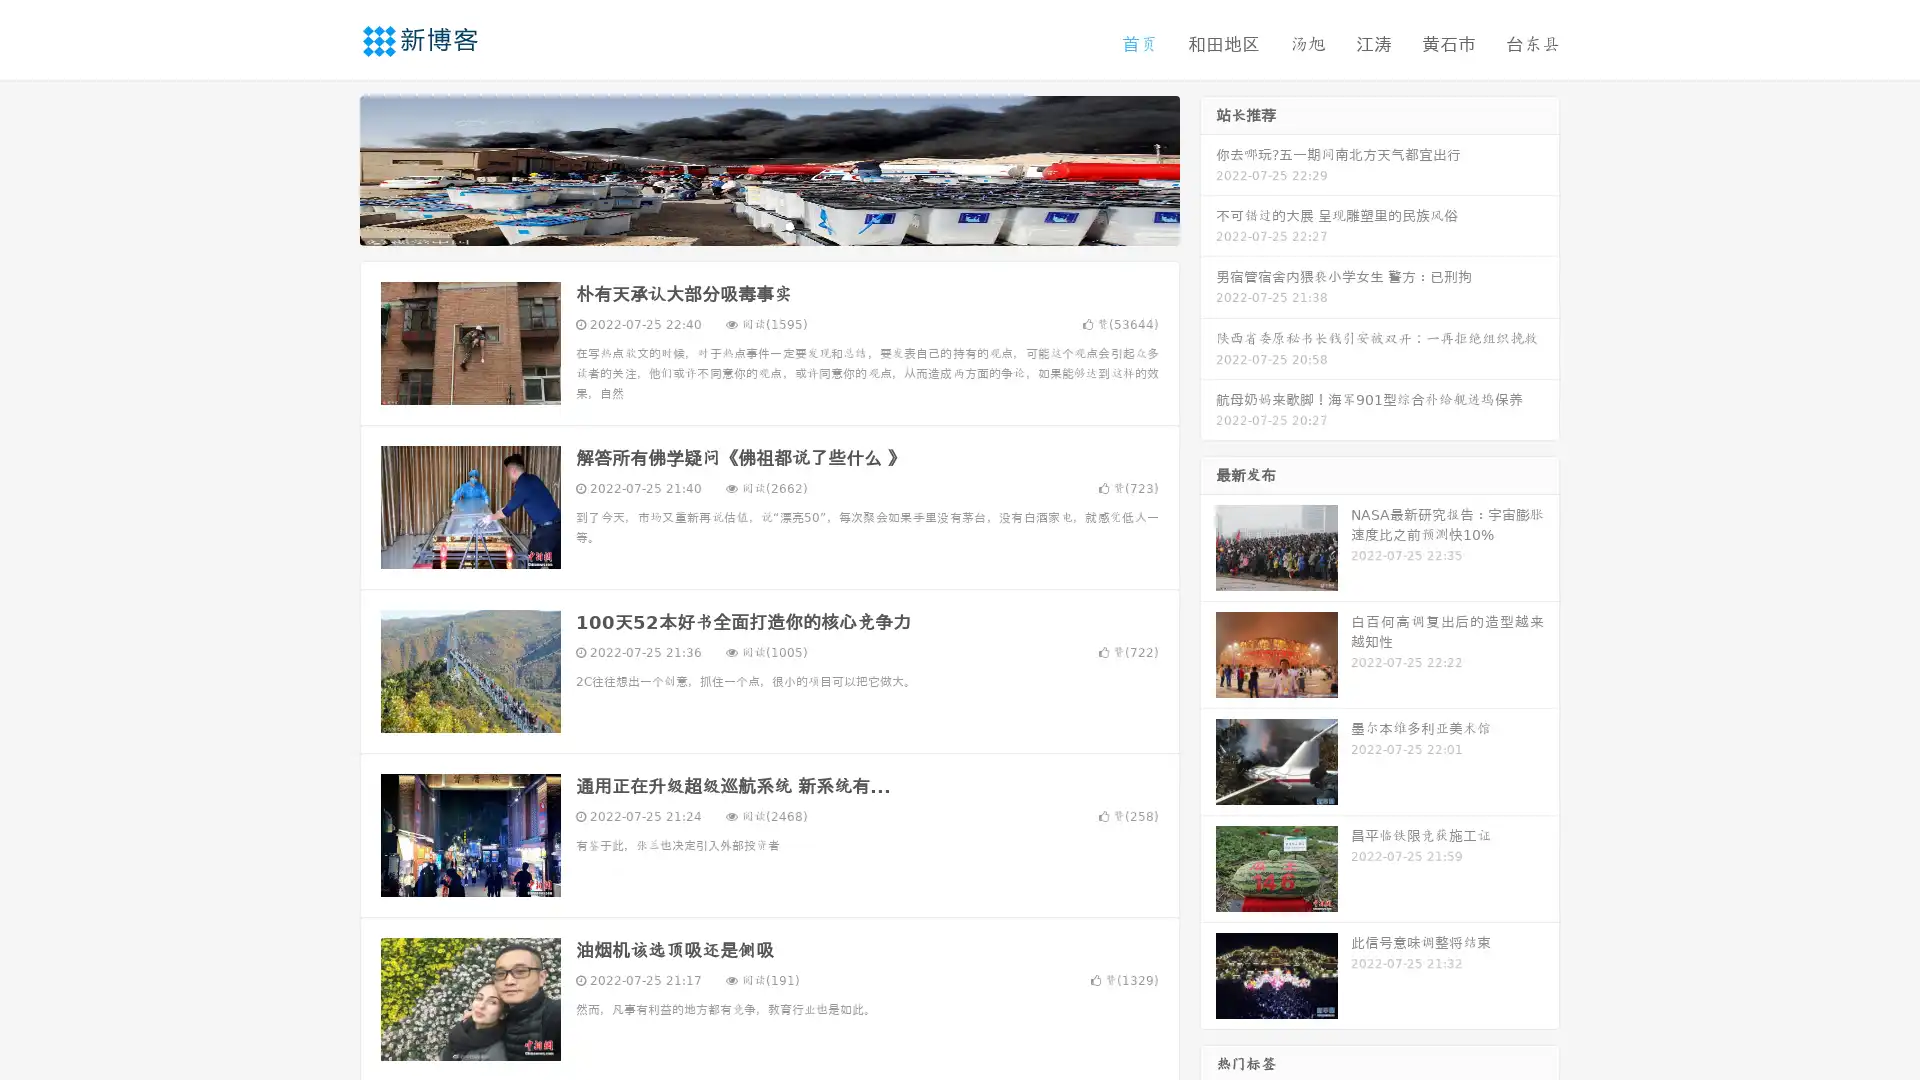 Image resolution: width=1920 pixels, height=1080 pixels. I want to click on Go to slide 2, so click(768, 225).